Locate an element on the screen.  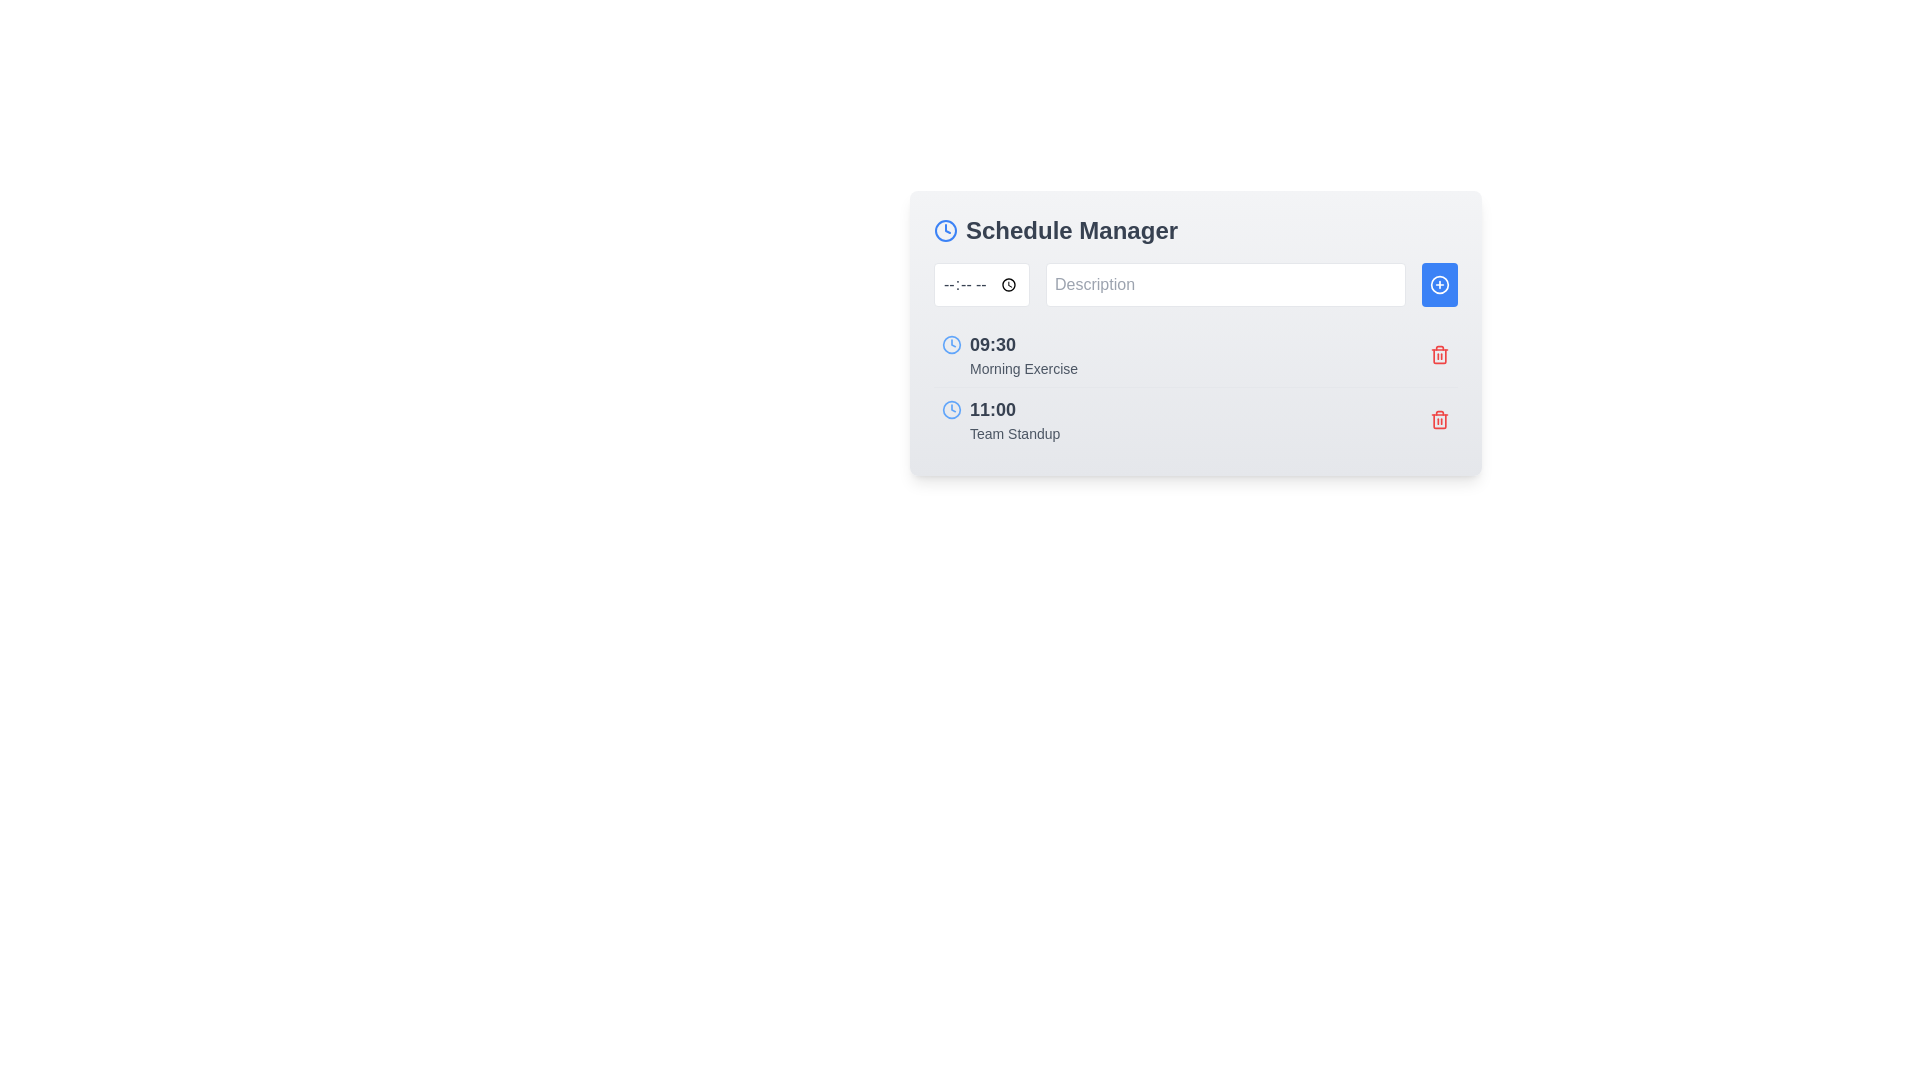
the text label displaying 'Morning Exercise' which is styled in gray and aligned to the left, located directly below the time '09:30' in the schedule list is located at coordinates (1010, 369).